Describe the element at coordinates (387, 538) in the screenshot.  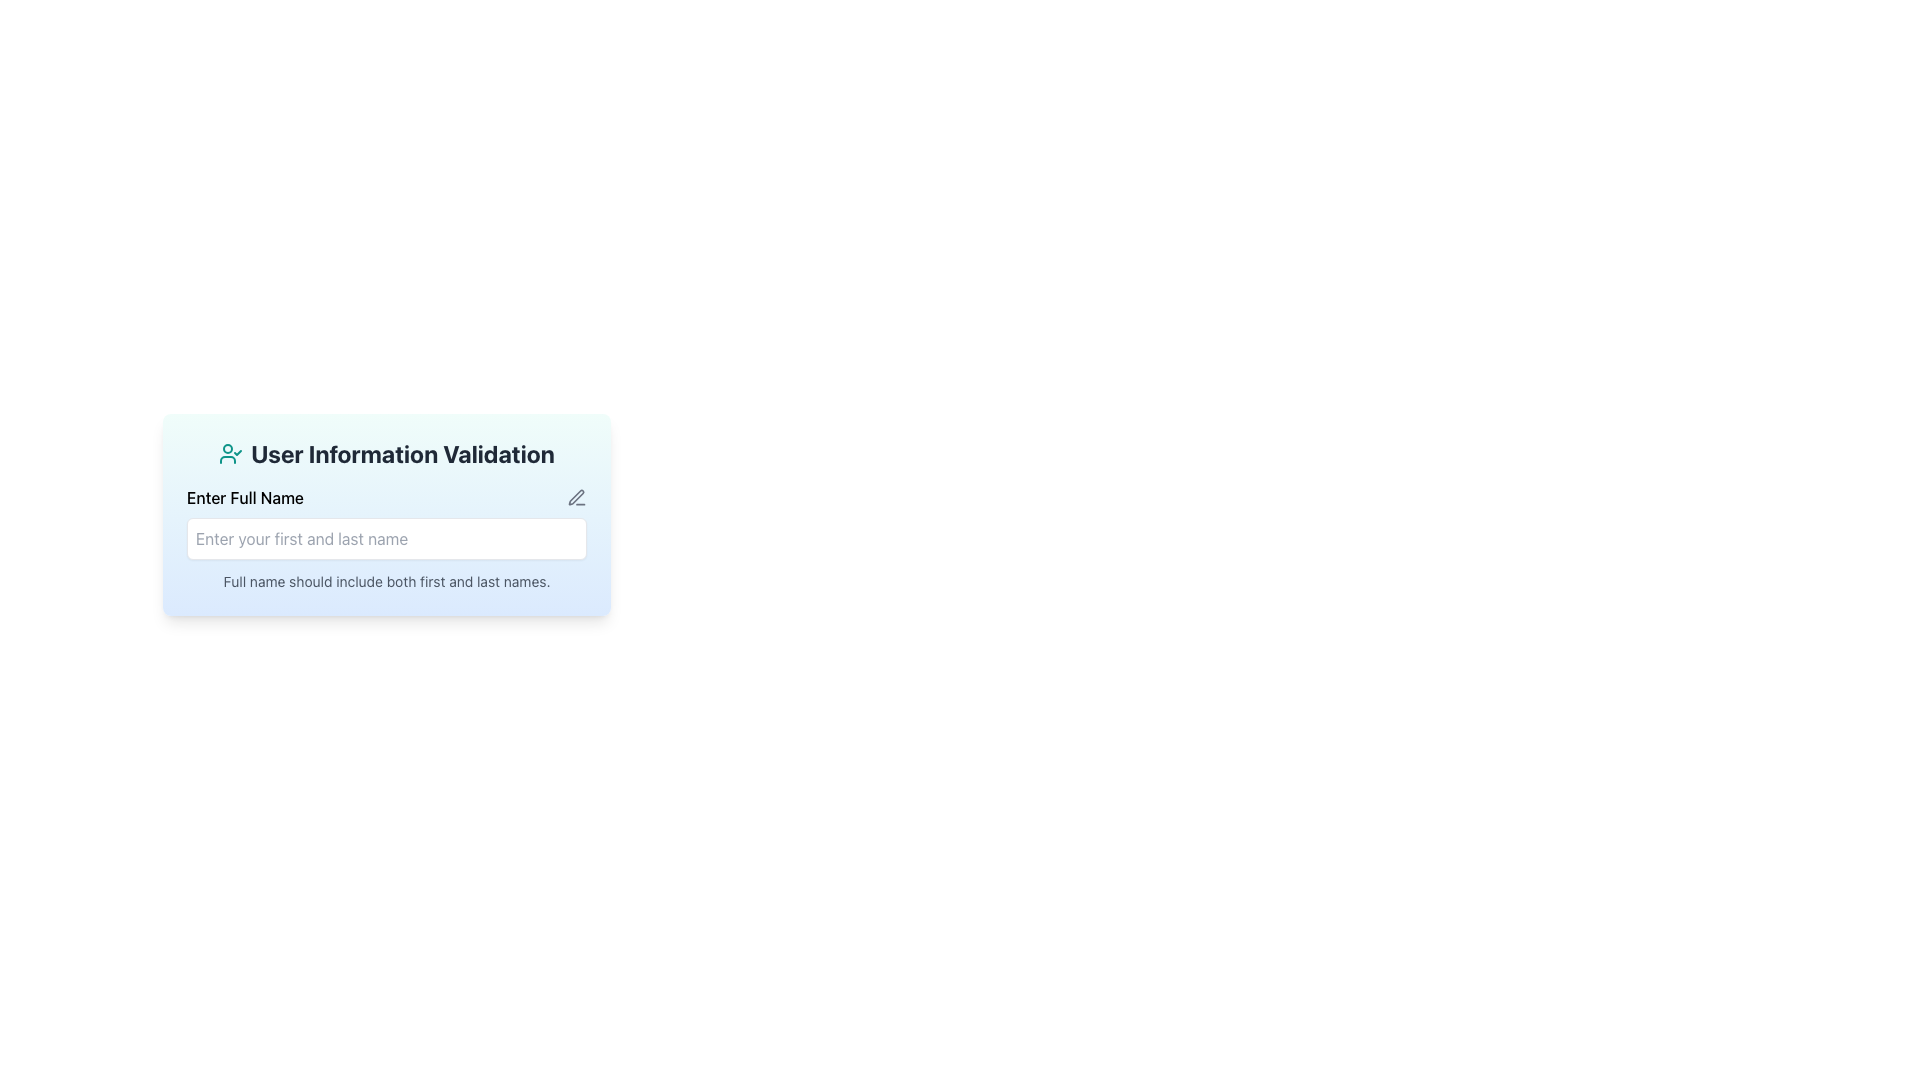
I see `the text input box with rounded borders and placeholder text 'Enter your first and last name' to focus on it` at that location.